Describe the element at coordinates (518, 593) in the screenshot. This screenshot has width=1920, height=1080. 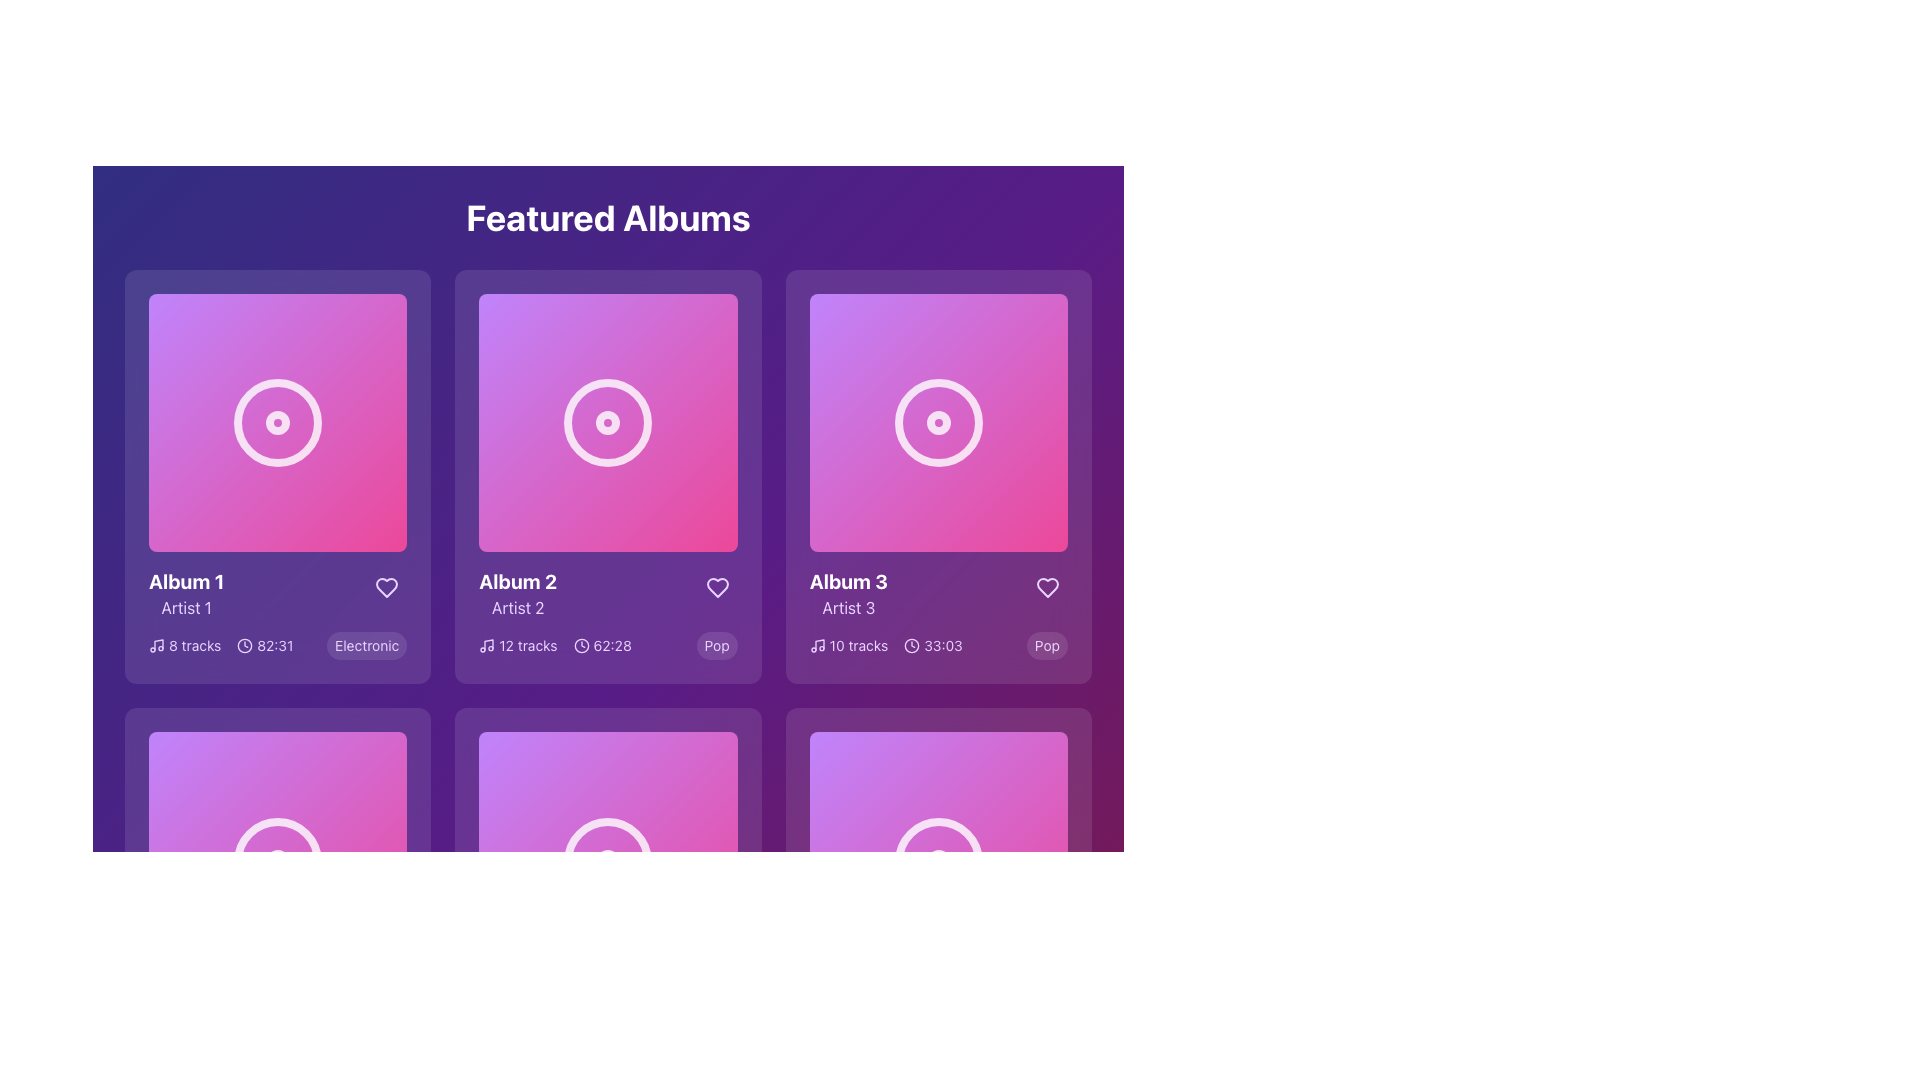
I see `the text label displaying the title 'Album 2' and artist 'Artist 2', located in the second column of the first row of the 'Featured Albums' section` at that location.